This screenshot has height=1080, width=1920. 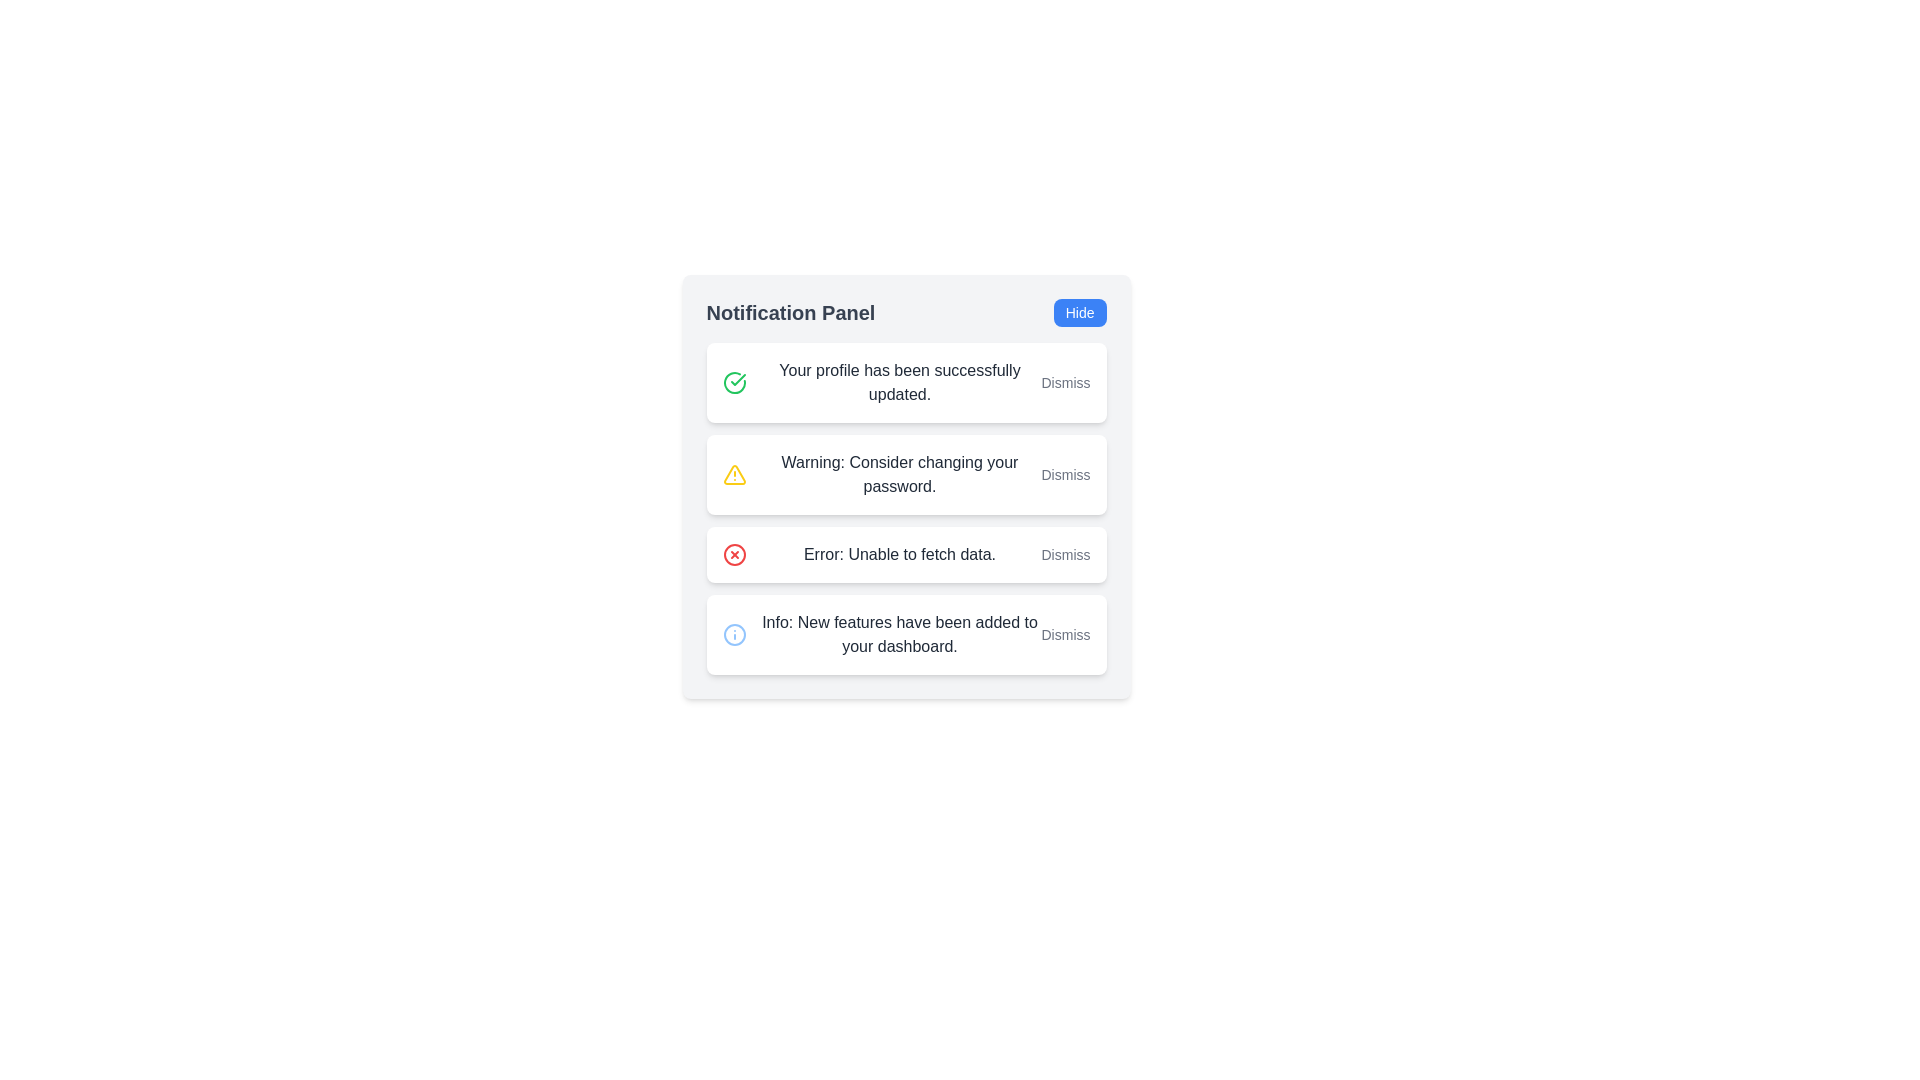 What do you see at coordinates (733, 382) in the screenshot?
I see `the circular green check icon with a white background located at the top-left corner of the first notification card for visual confirmation` at bounding box center [733, 382].